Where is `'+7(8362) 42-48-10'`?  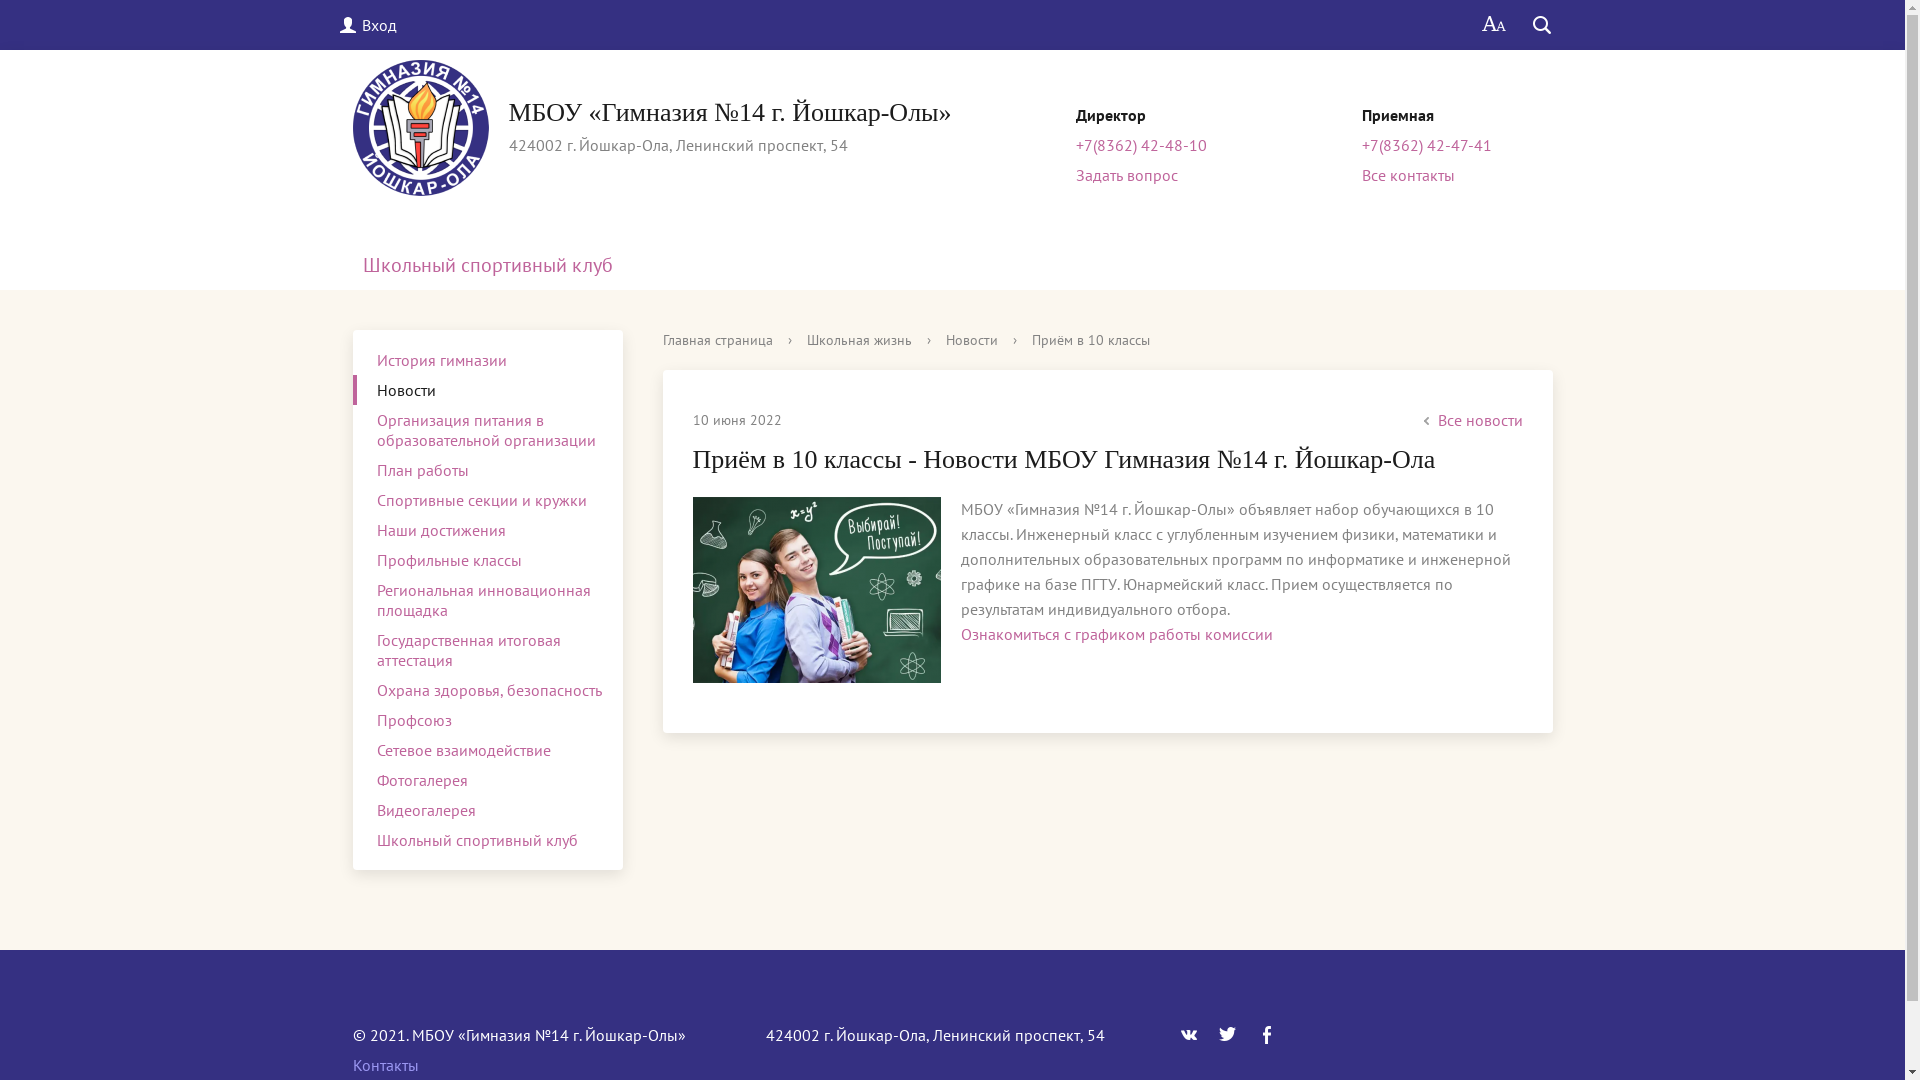 '+7(8362) 42-48-10' is located at coordinates (1141, 144).